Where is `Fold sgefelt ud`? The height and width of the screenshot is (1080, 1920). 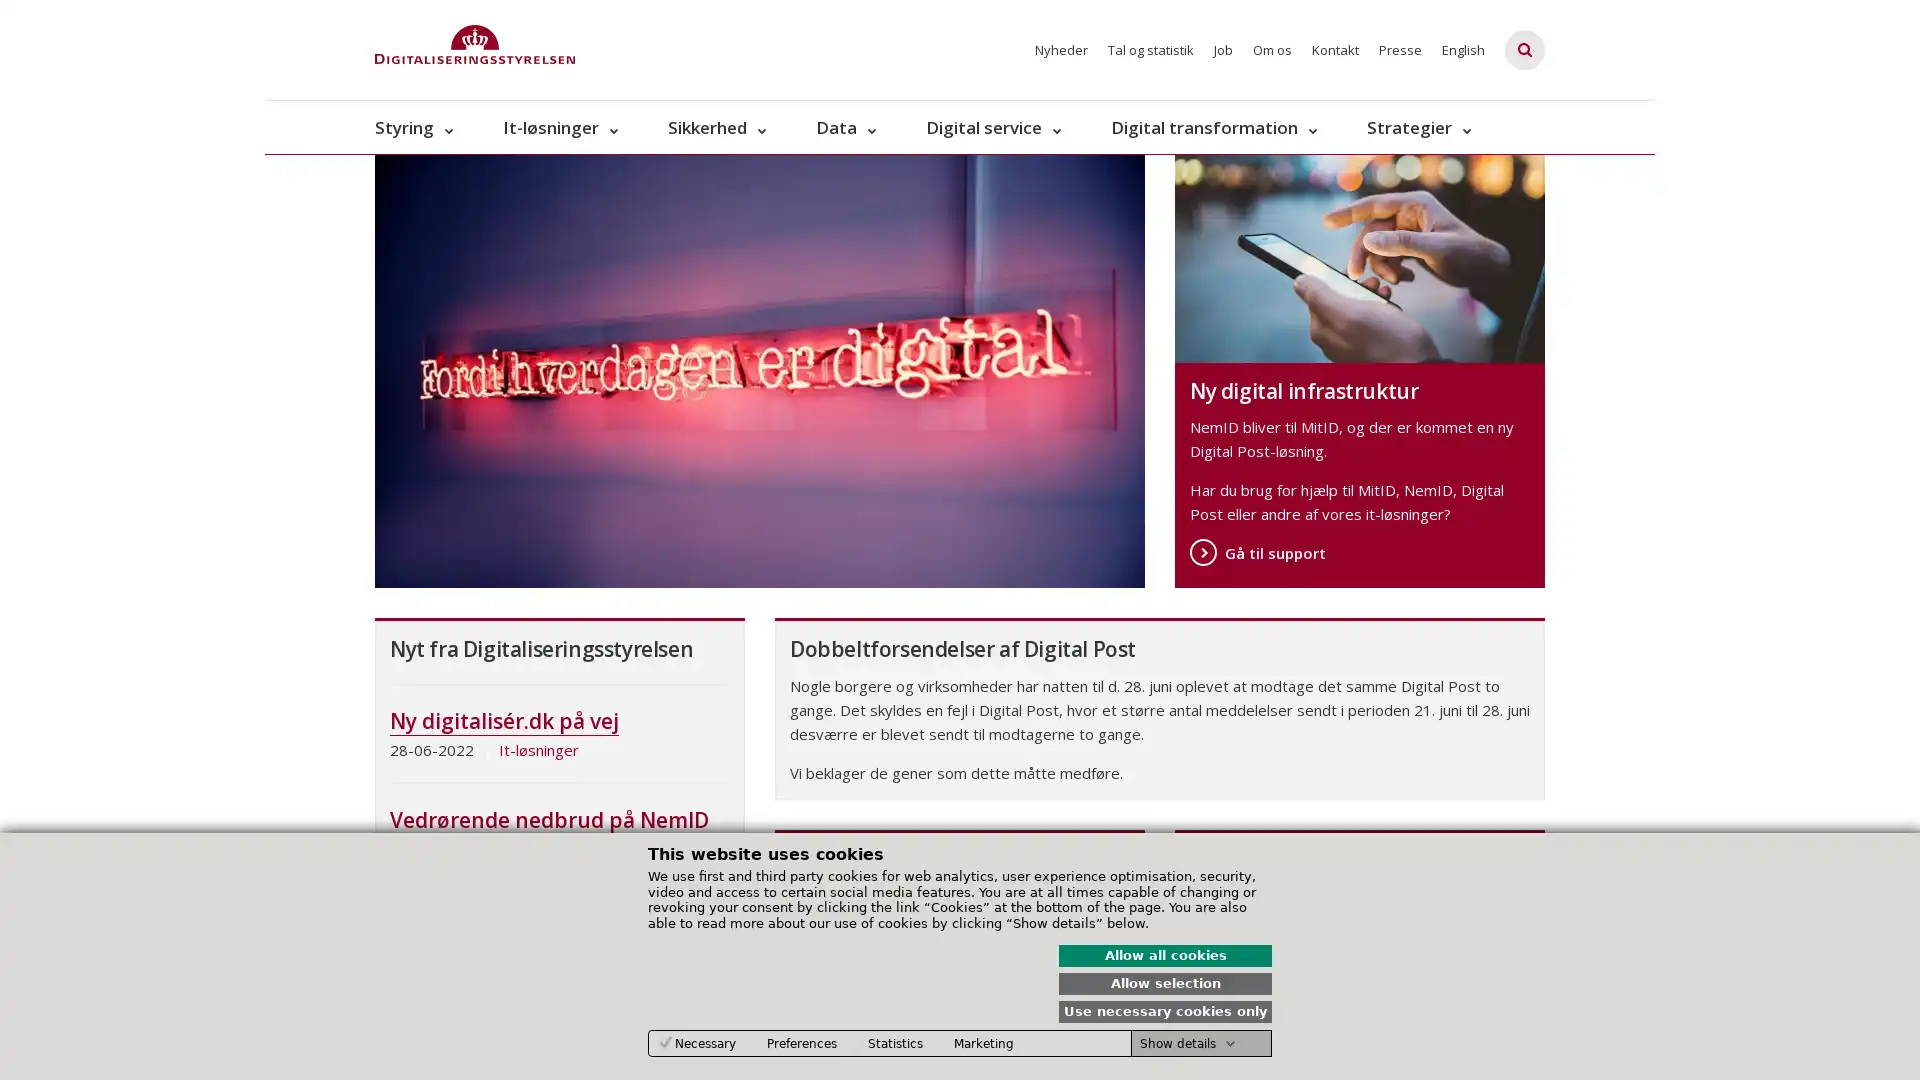 Fold sgefelt ud is located at coordinates (1524, 49).